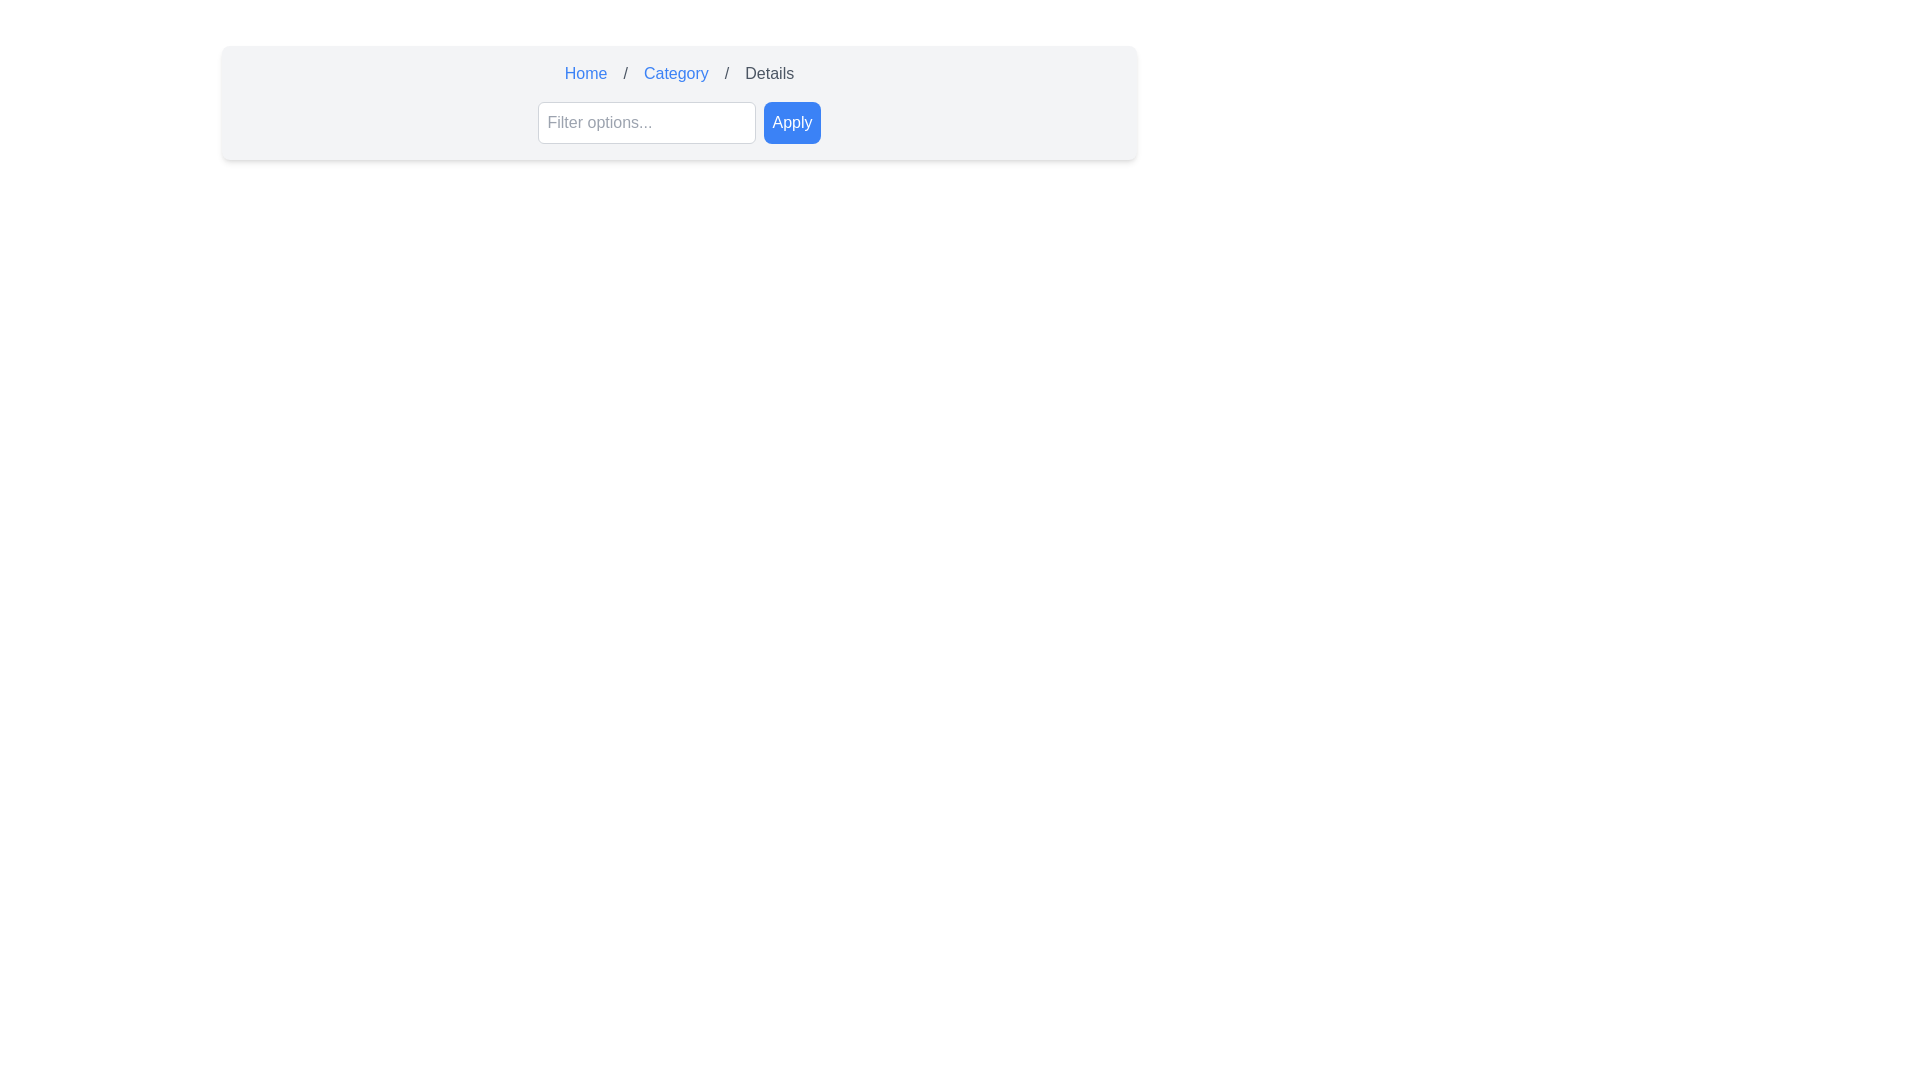  Describe the element at coordinates (585, 72) in the screenshot. I see `the navigational hyperlink that returns to the home page, located at the top-left of the interface, to trigger the visual hover effect` at that location.